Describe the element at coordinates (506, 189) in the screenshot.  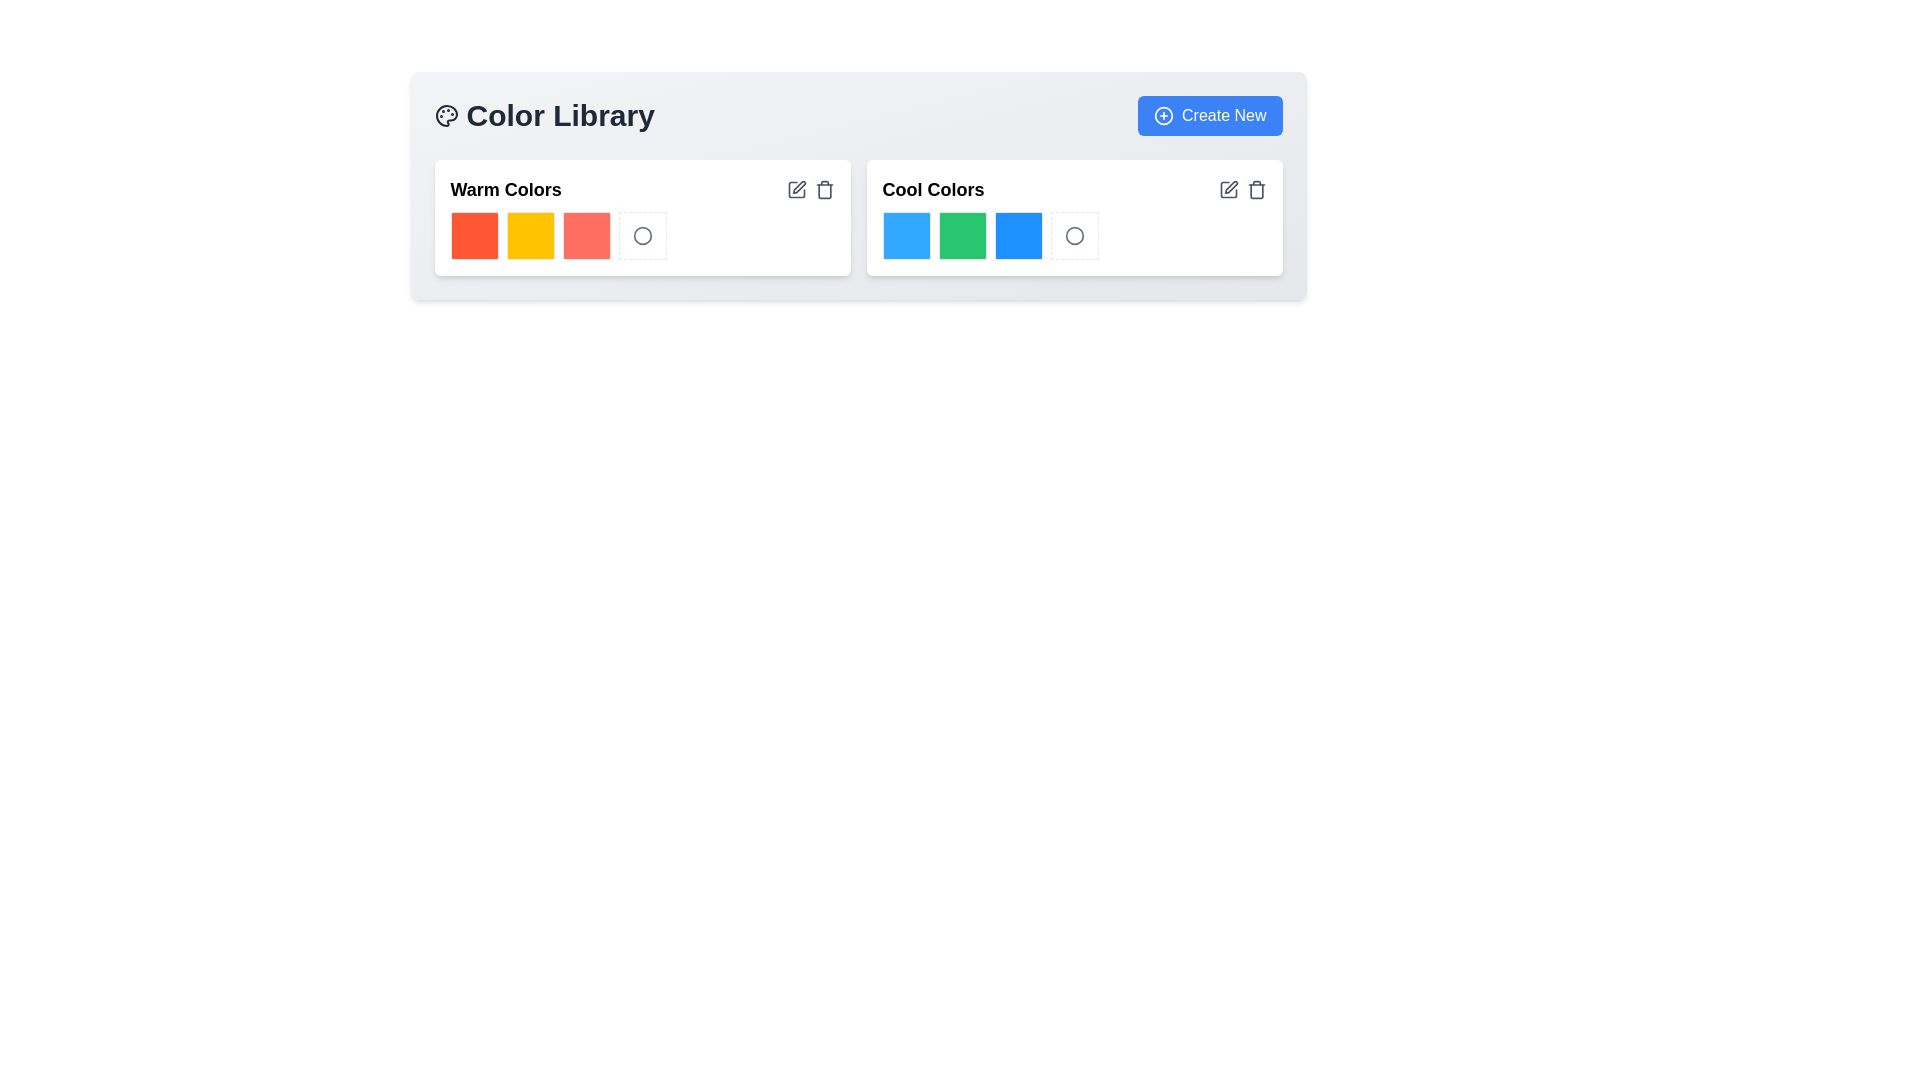
I see `the Label or Text that describes the 'Warm Colors' section, positioned in the top-left corner above the color tiles` at that location.